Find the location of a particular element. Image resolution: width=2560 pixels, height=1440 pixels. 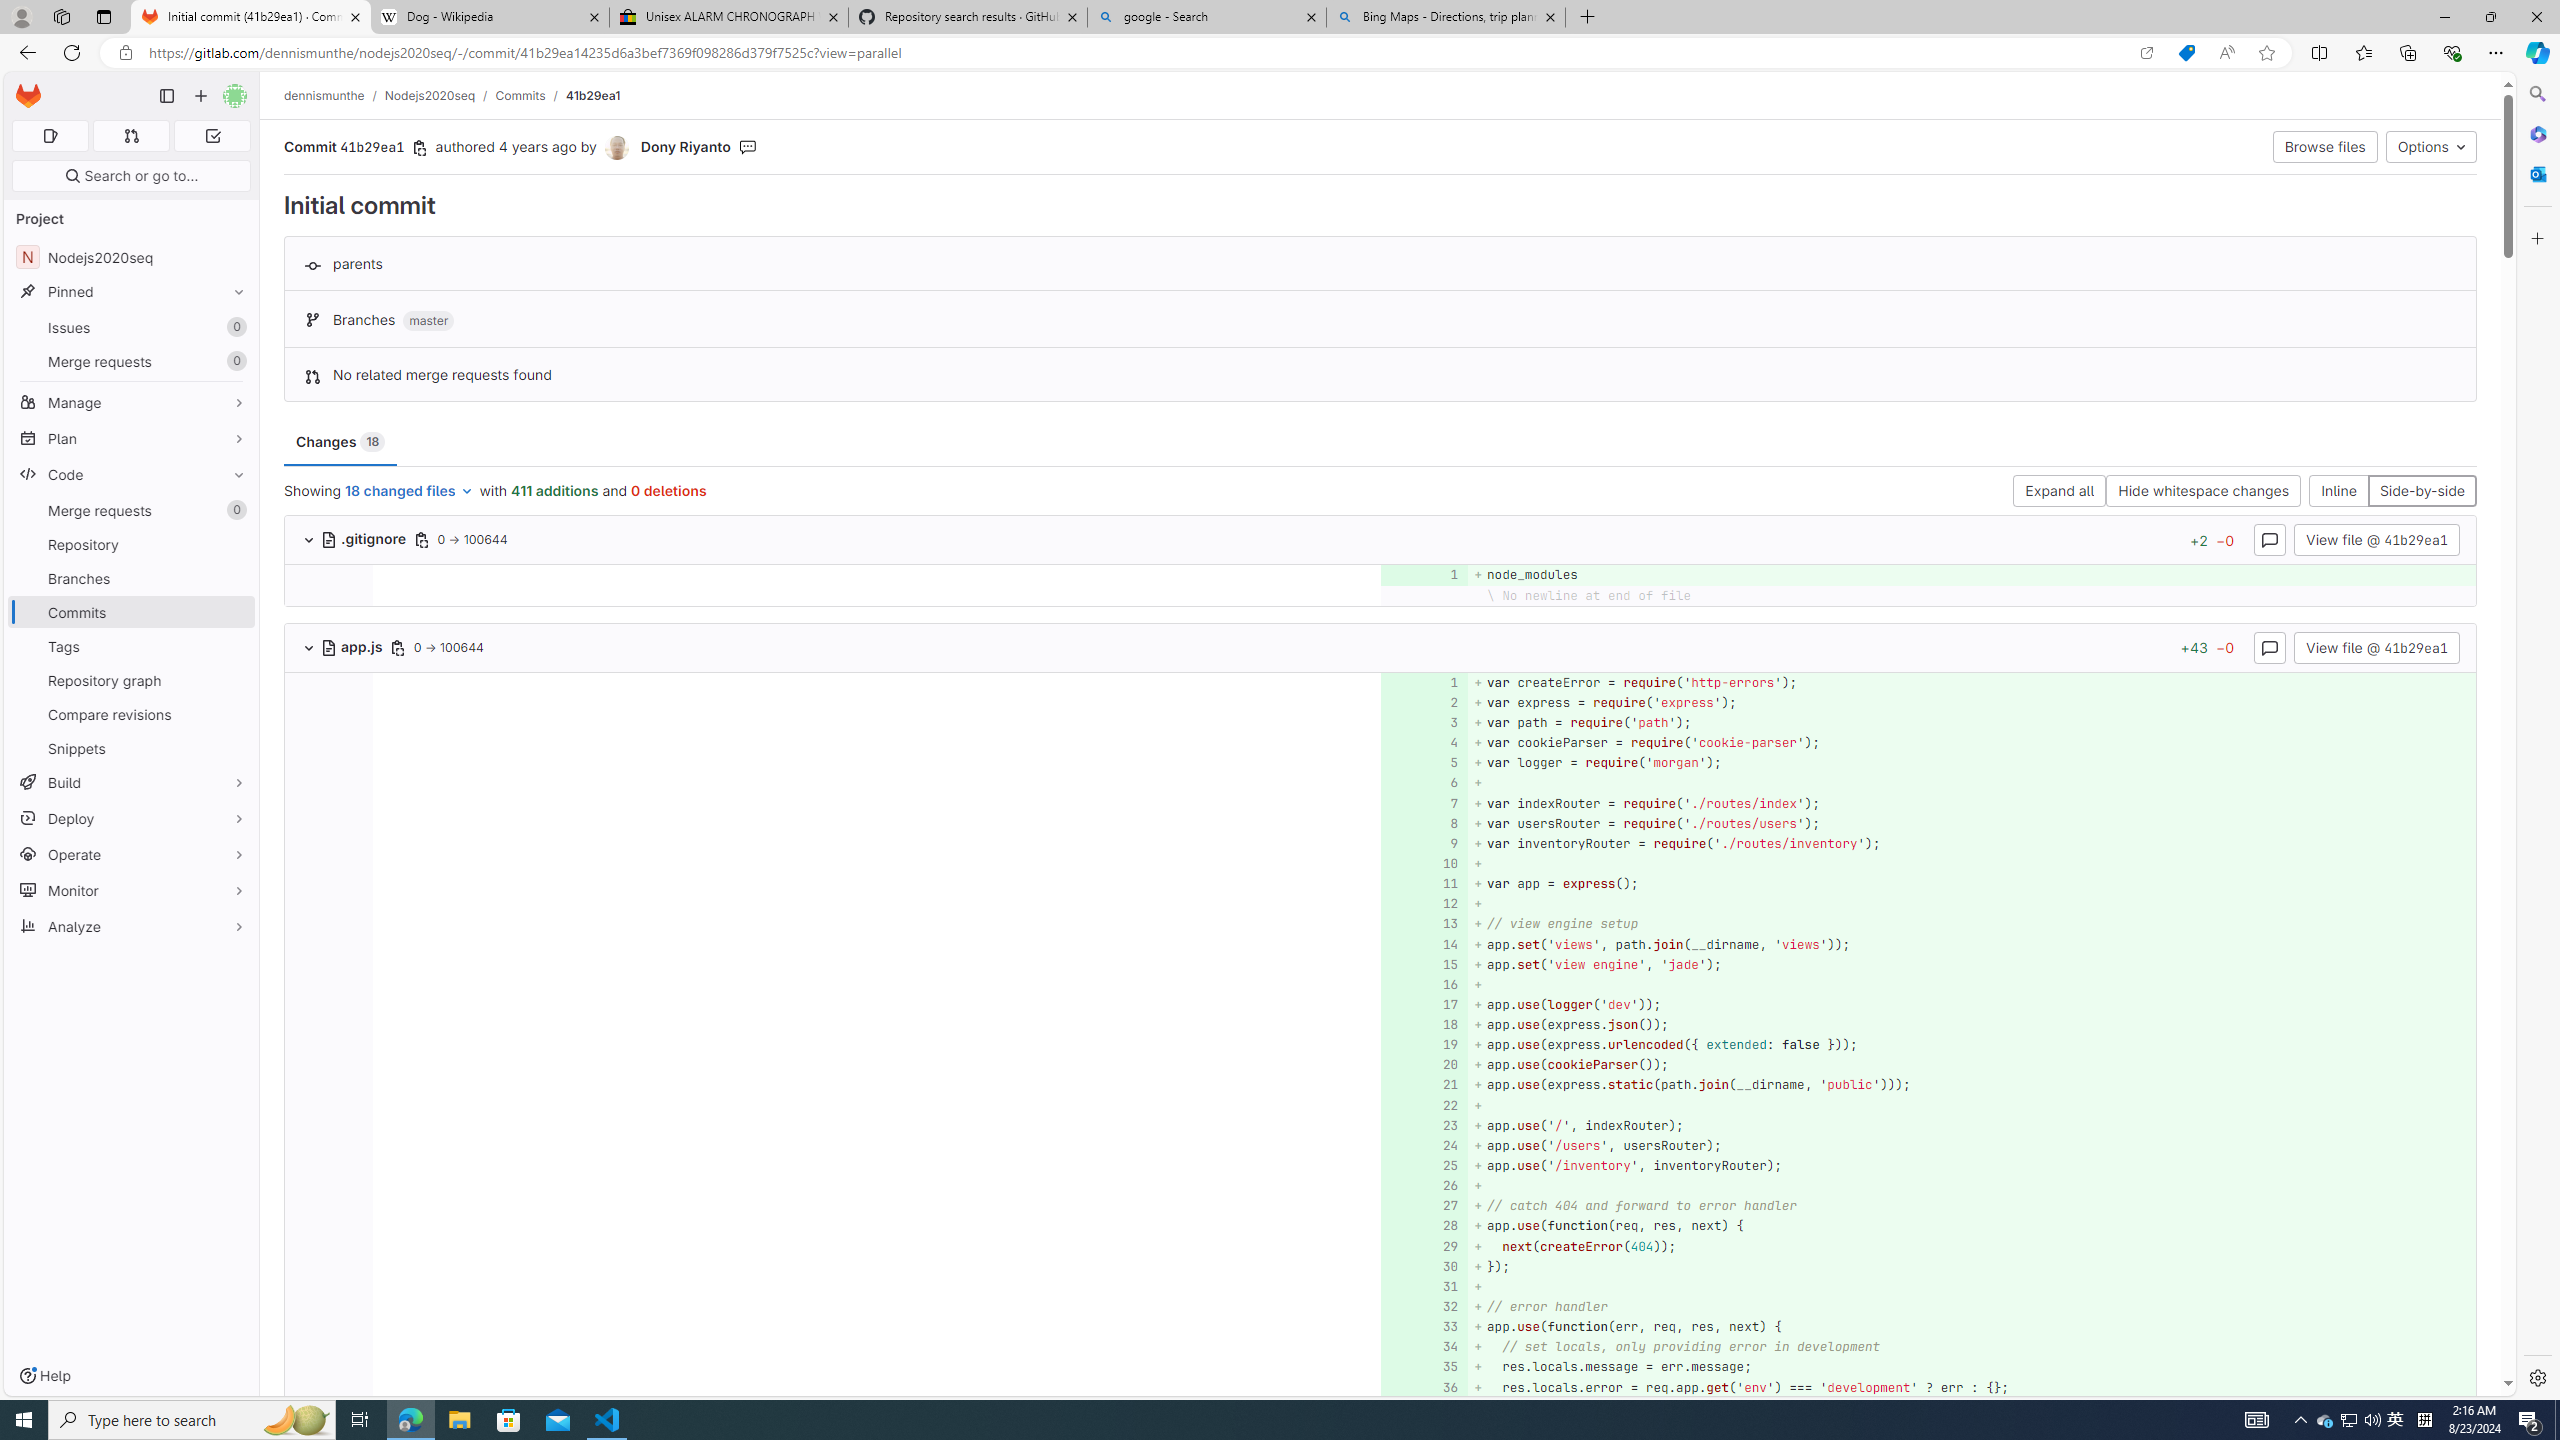

'Operate' is located at coordinates (130, 854).